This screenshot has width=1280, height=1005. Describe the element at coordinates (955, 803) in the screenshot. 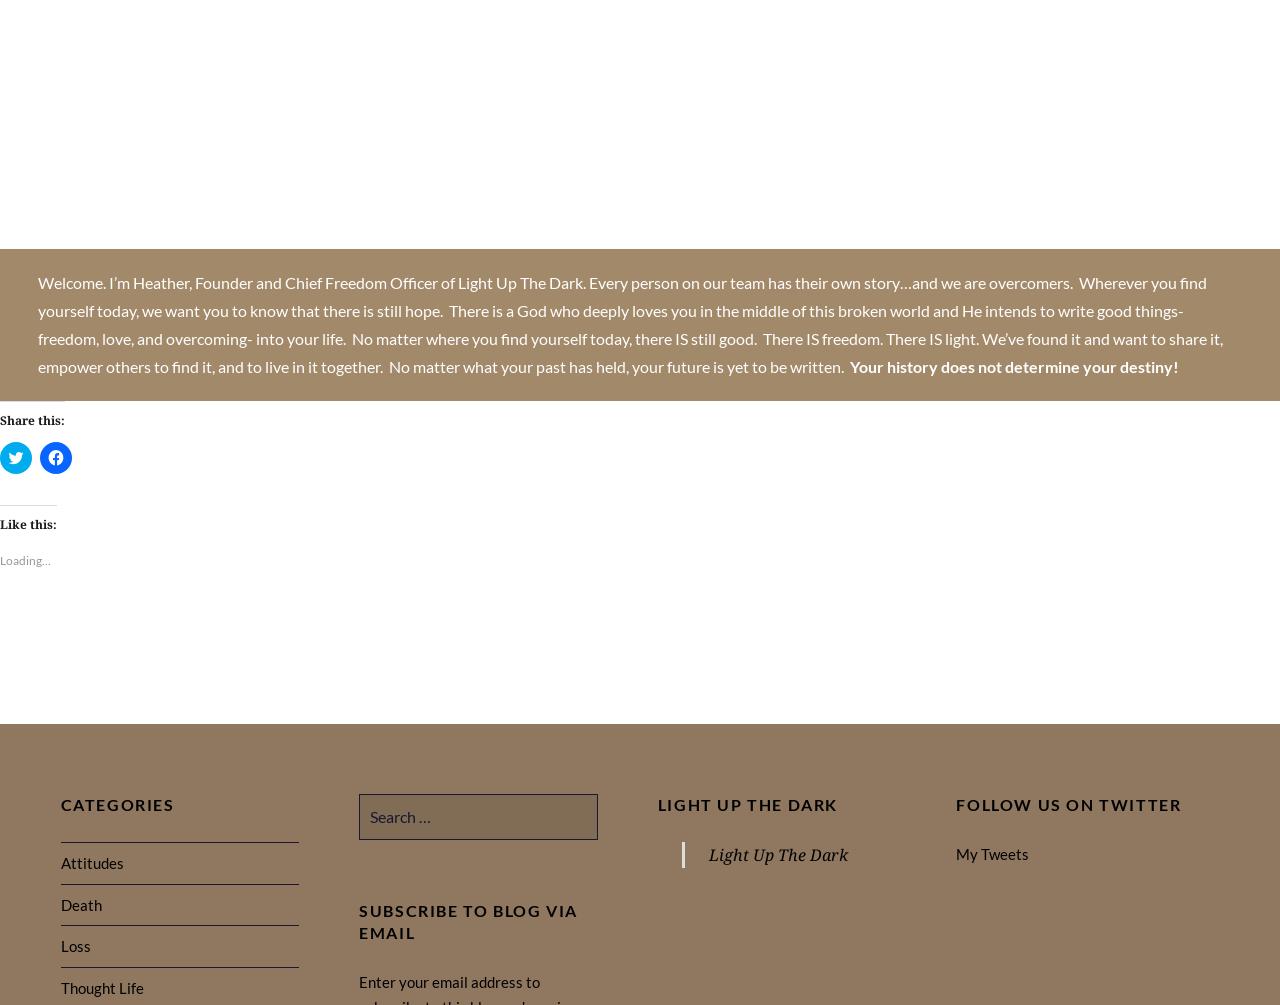

I see `'Follow us on Twitter'` at that location.